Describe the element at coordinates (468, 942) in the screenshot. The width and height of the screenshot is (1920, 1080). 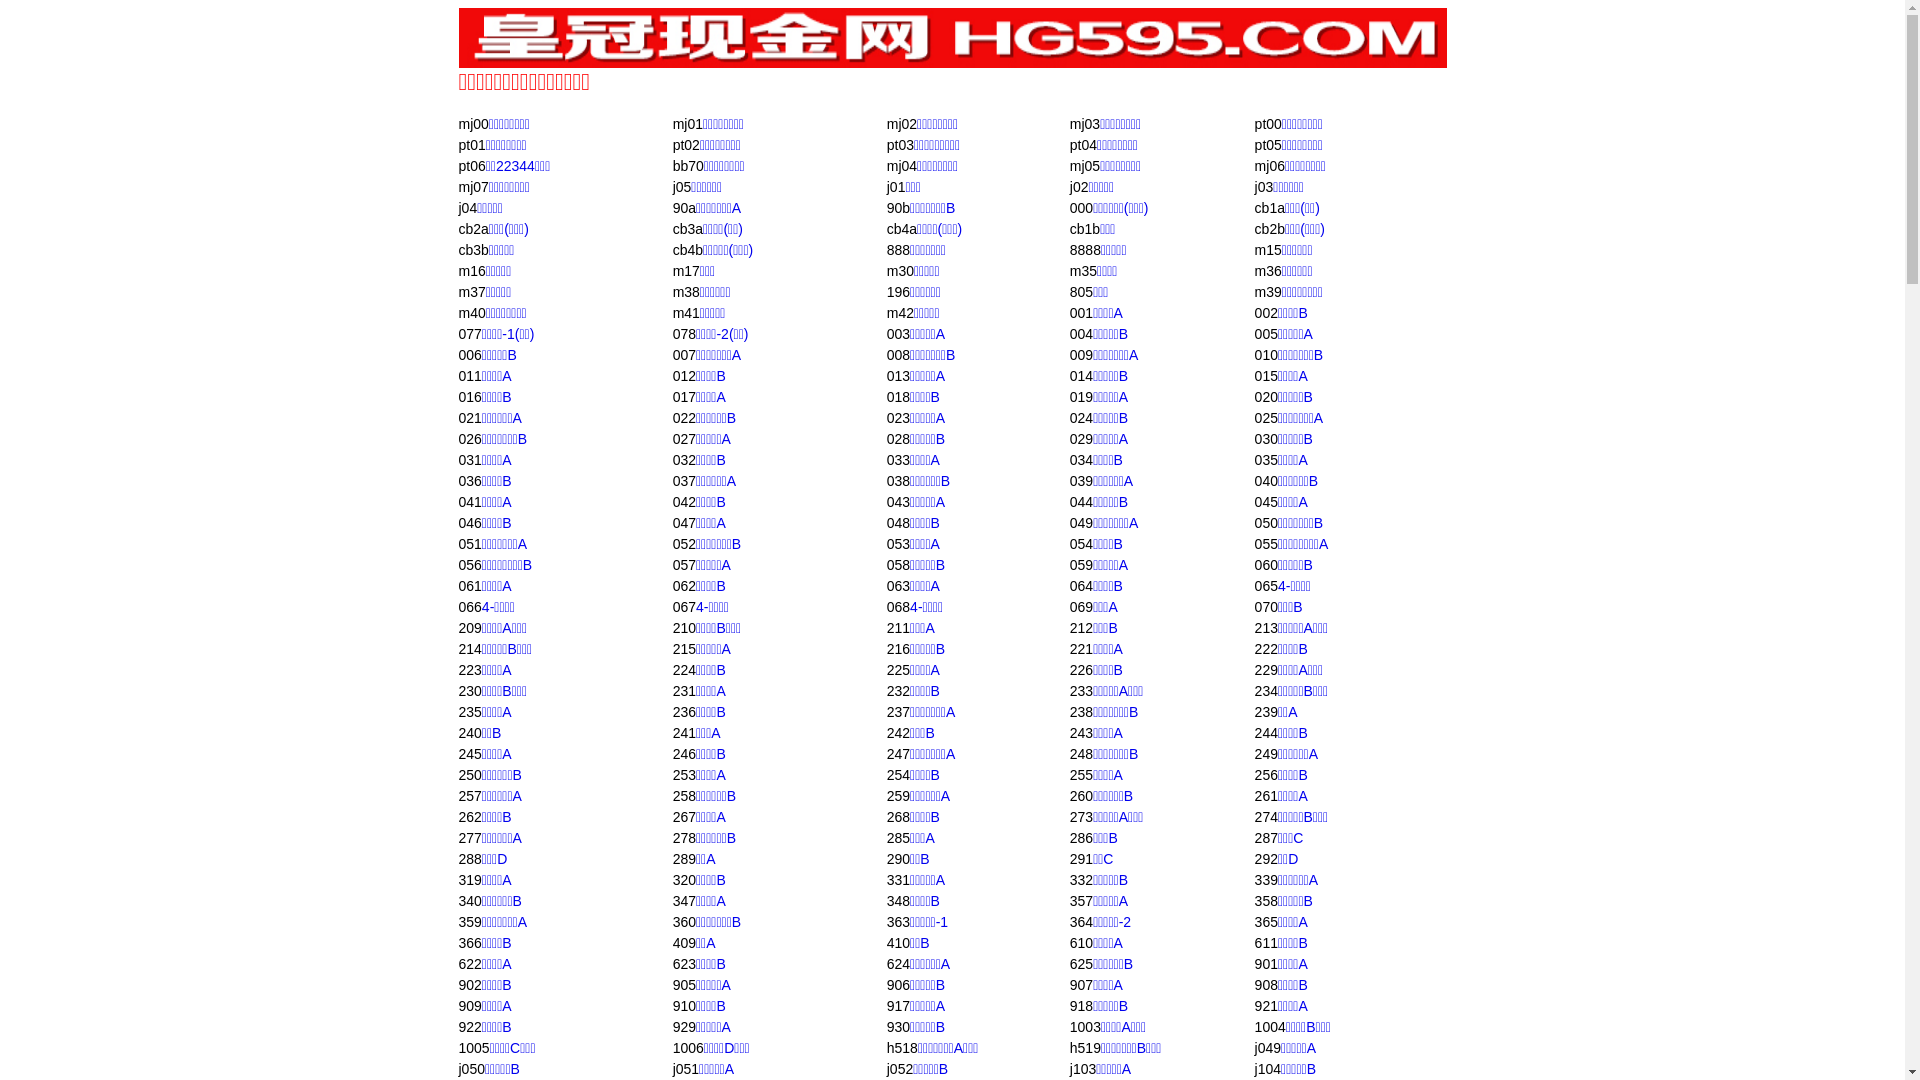
I see `'366'` at that location.